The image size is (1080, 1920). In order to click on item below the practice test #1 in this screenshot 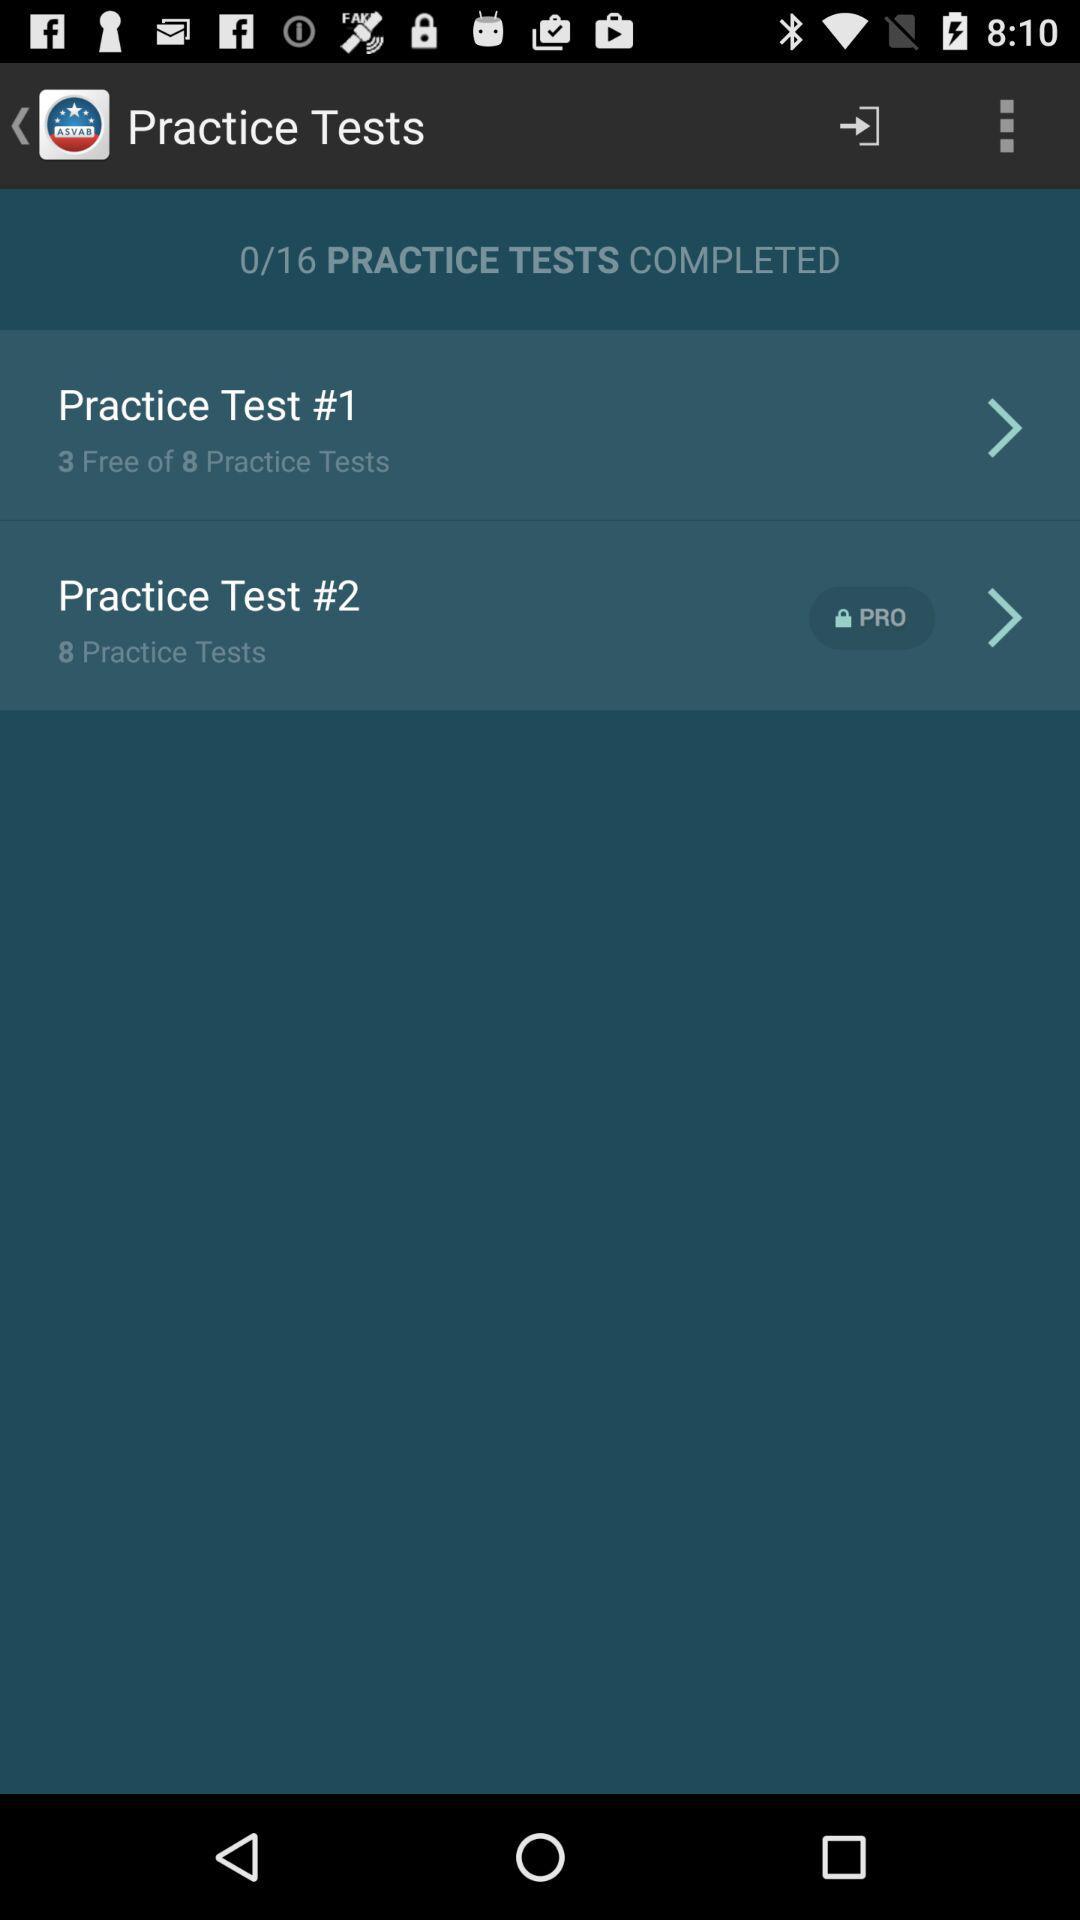, I will do `click(223, 459)`.